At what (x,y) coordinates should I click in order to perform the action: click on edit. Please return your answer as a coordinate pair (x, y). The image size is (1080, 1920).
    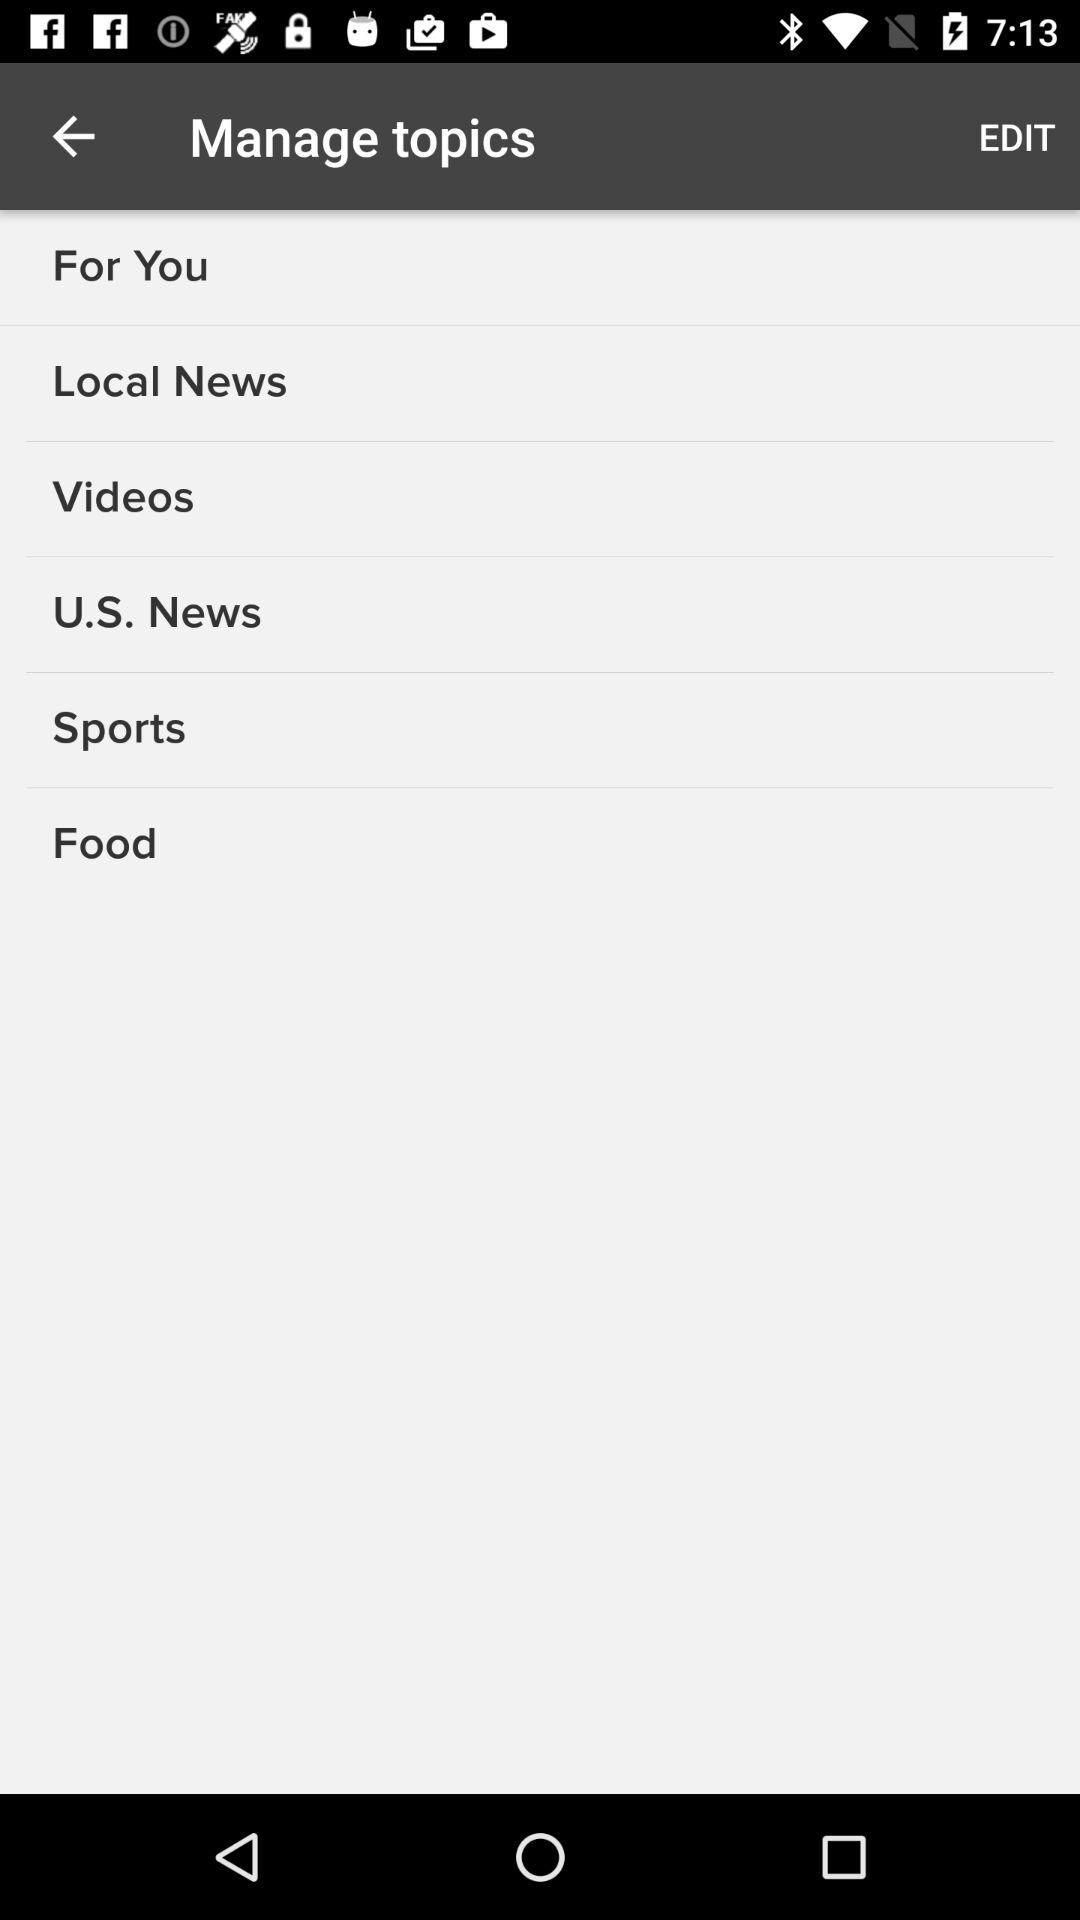
    Looking at the image, I should click on (1017, 135).